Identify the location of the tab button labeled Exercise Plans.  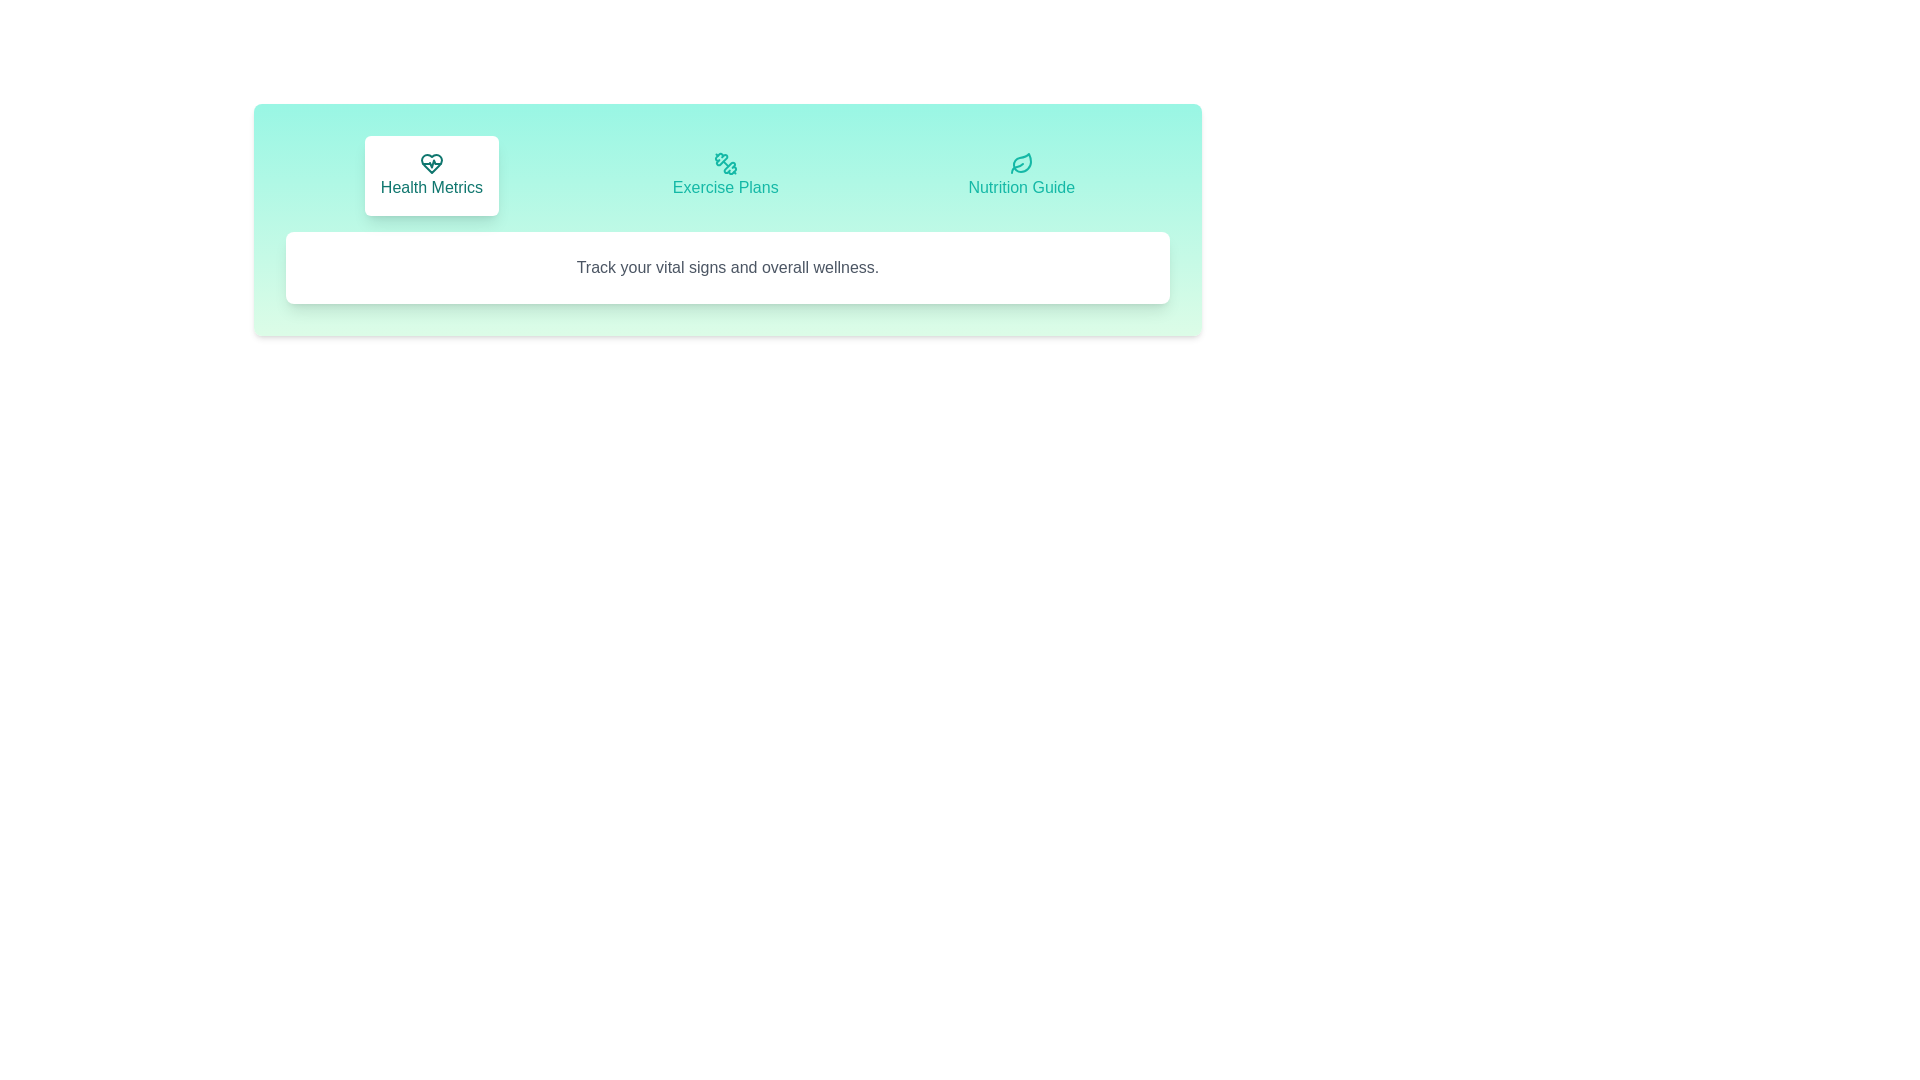
(724, 175).